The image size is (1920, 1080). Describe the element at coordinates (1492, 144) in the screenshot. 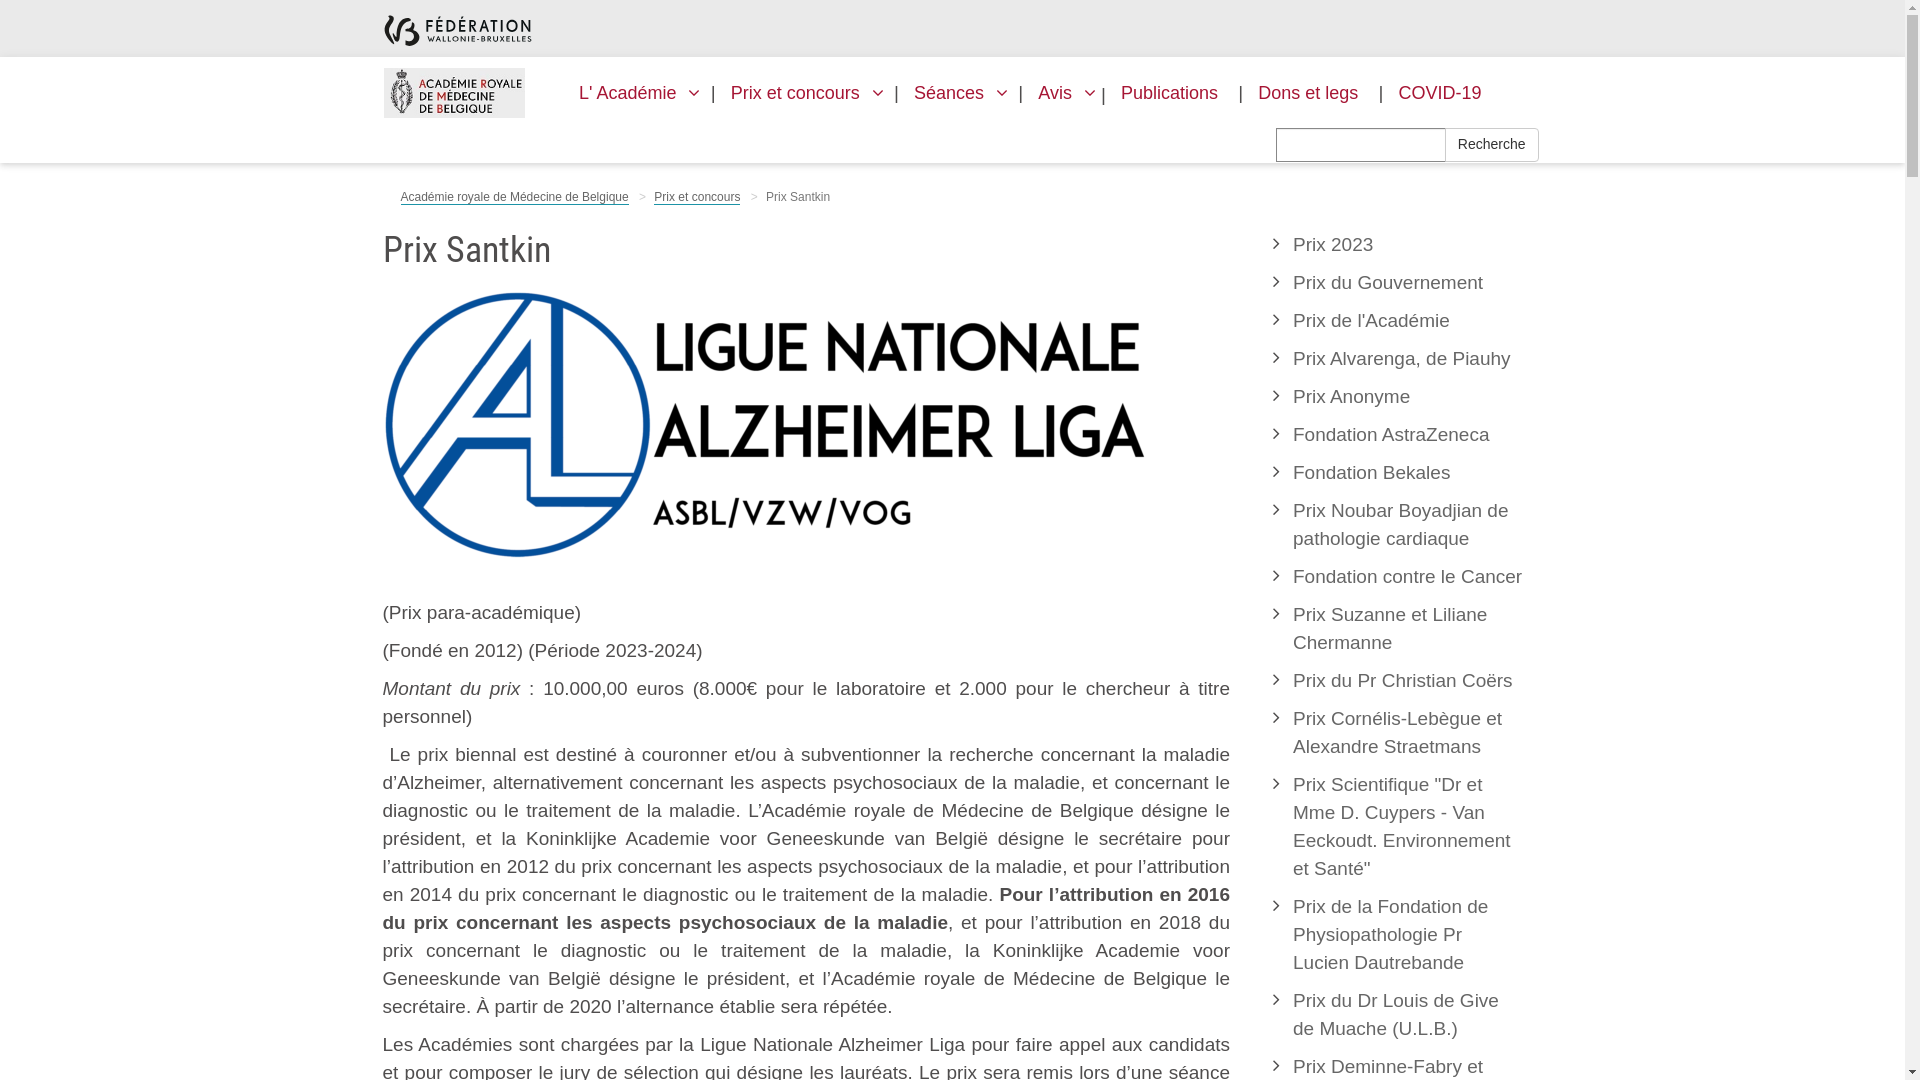

I see `'Recherche'` at that location.